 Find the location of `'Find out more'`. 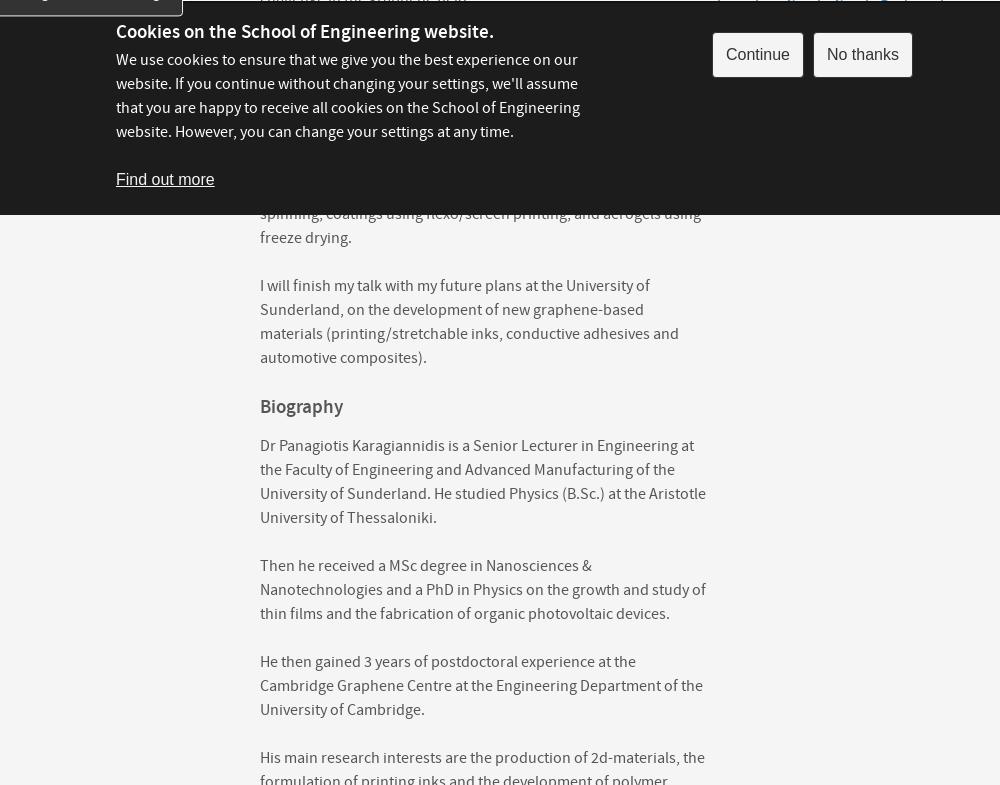

'Find out more' is located at coordinates (165, 178).